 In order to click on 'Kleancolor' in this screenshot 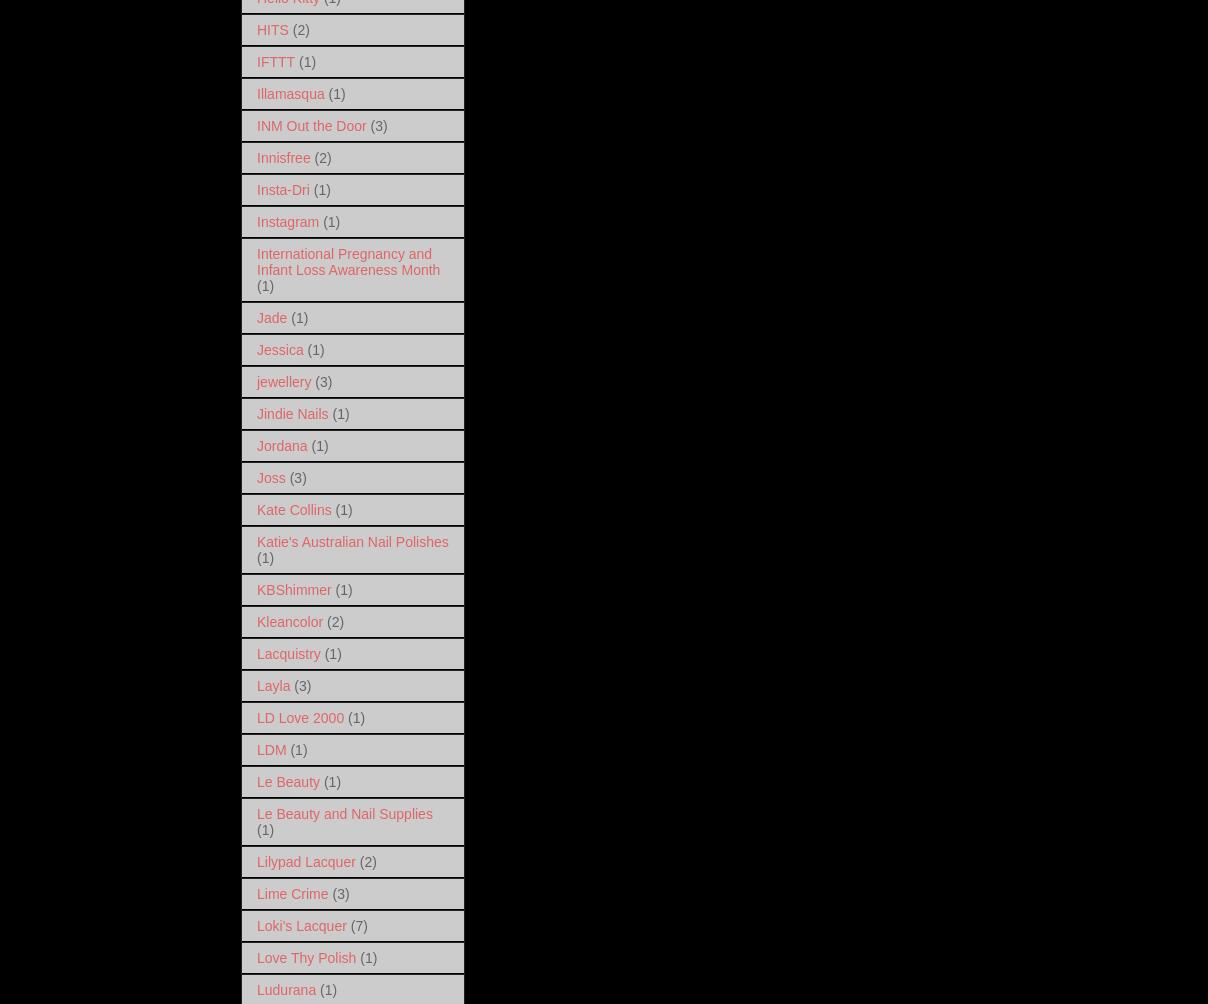, I will do `click(256, 620)`.